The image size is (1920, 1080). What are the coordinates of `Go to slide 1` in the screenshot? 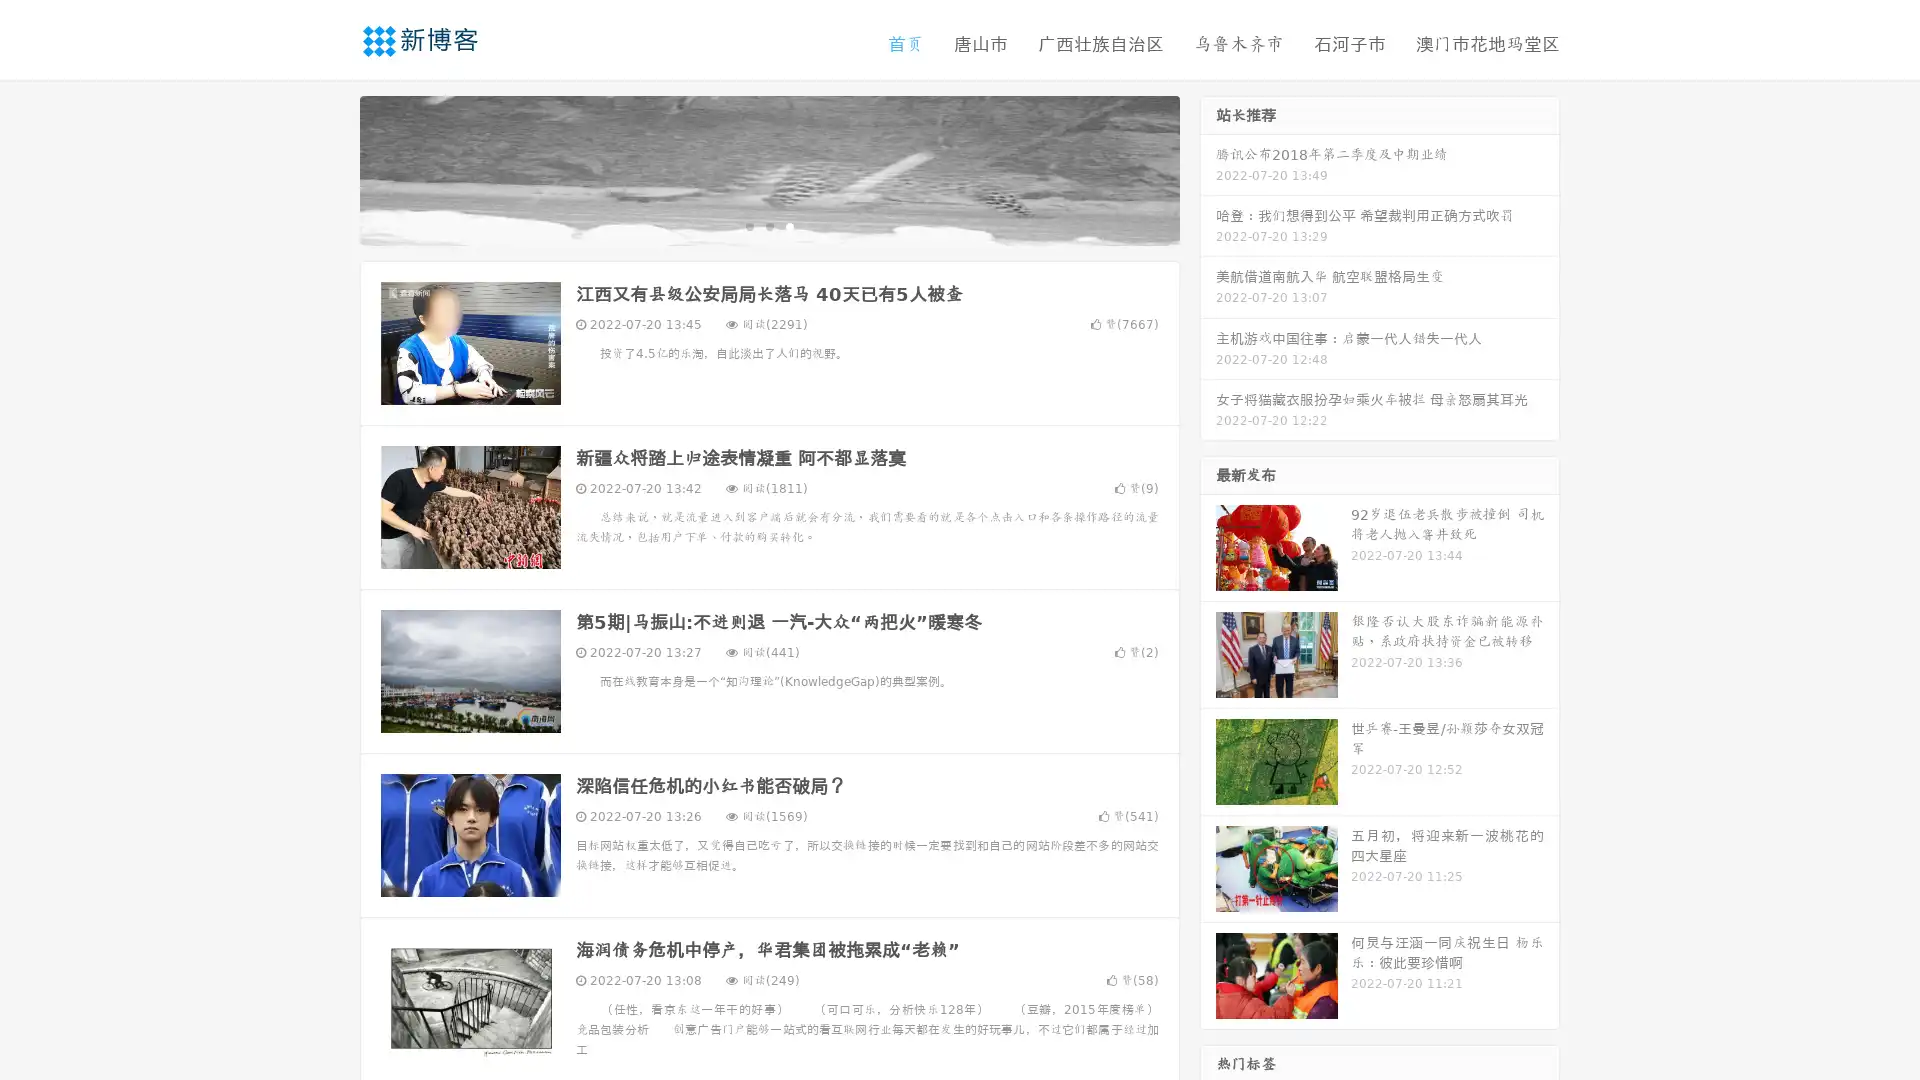 It's located at (748, 225).